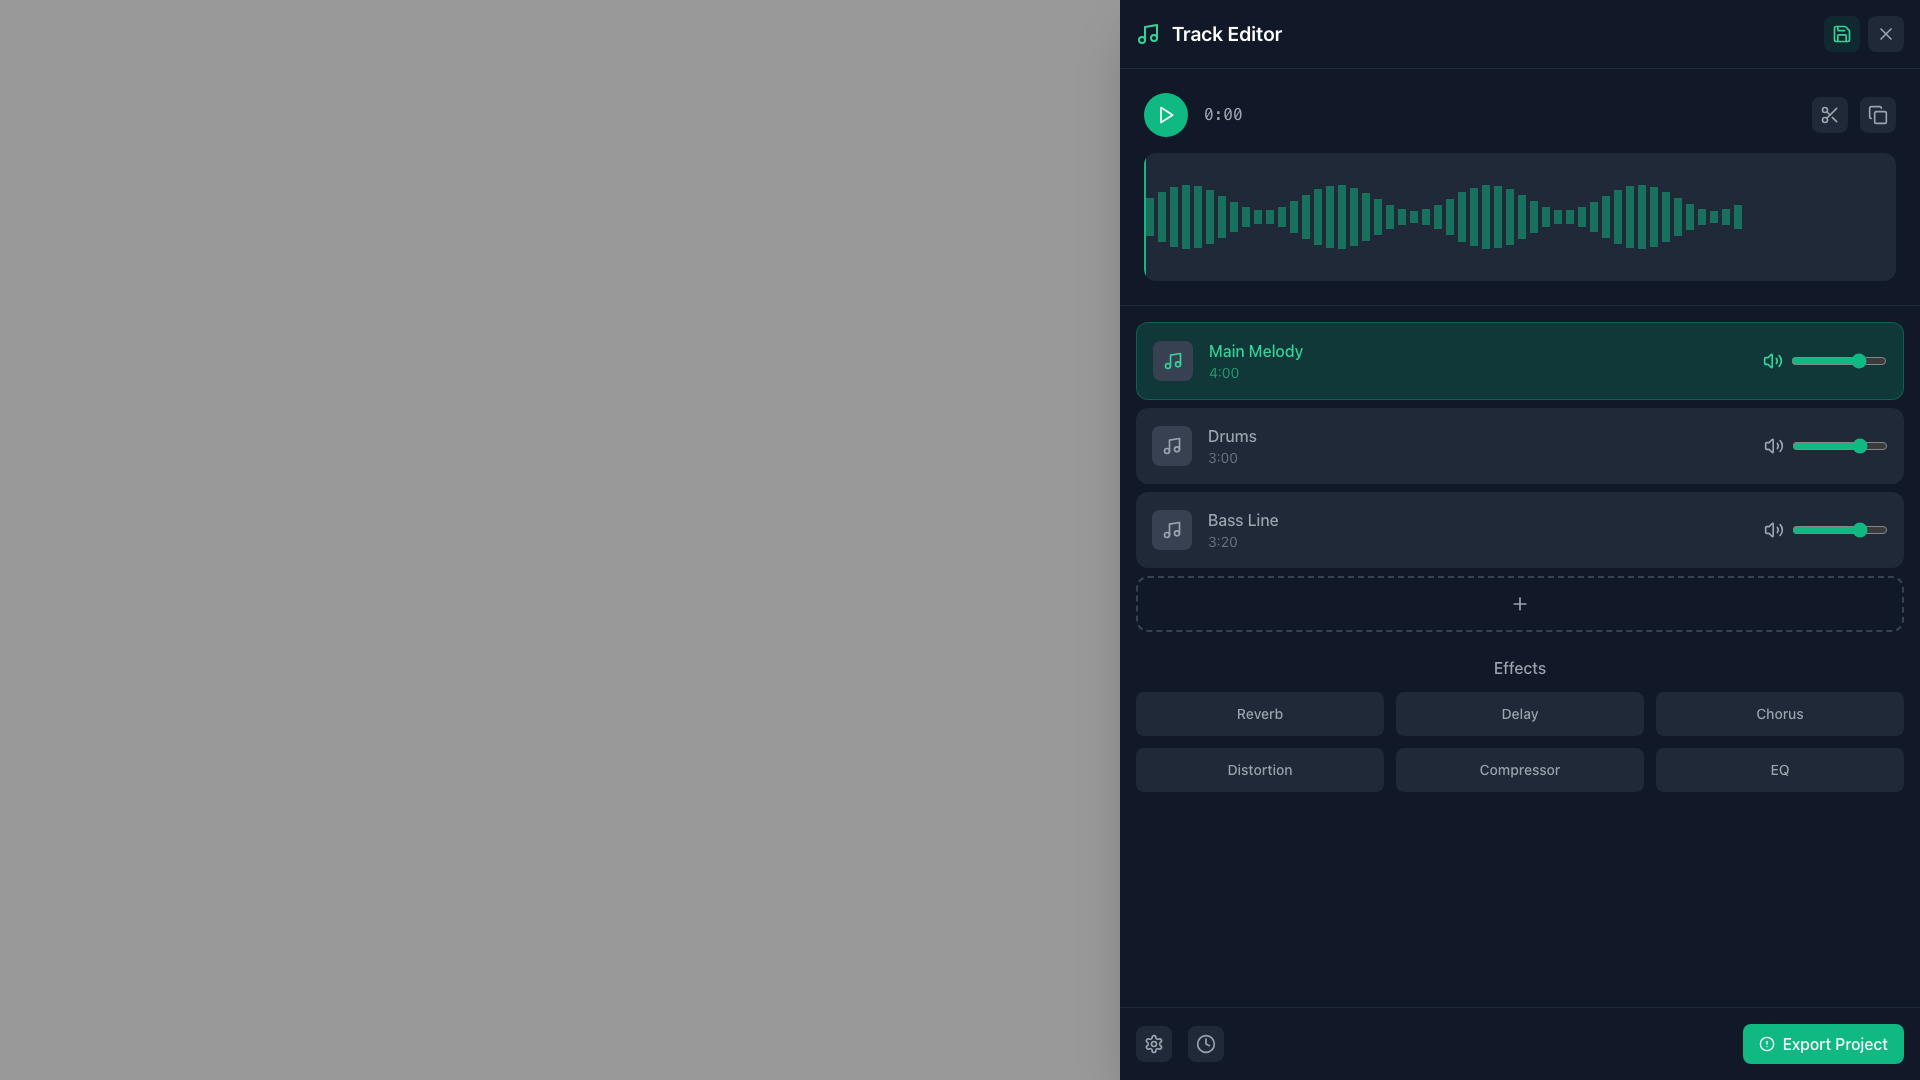  Describe the element at coordinates (1813, 445) in the screenshot. I see `the volume slider` at that location.